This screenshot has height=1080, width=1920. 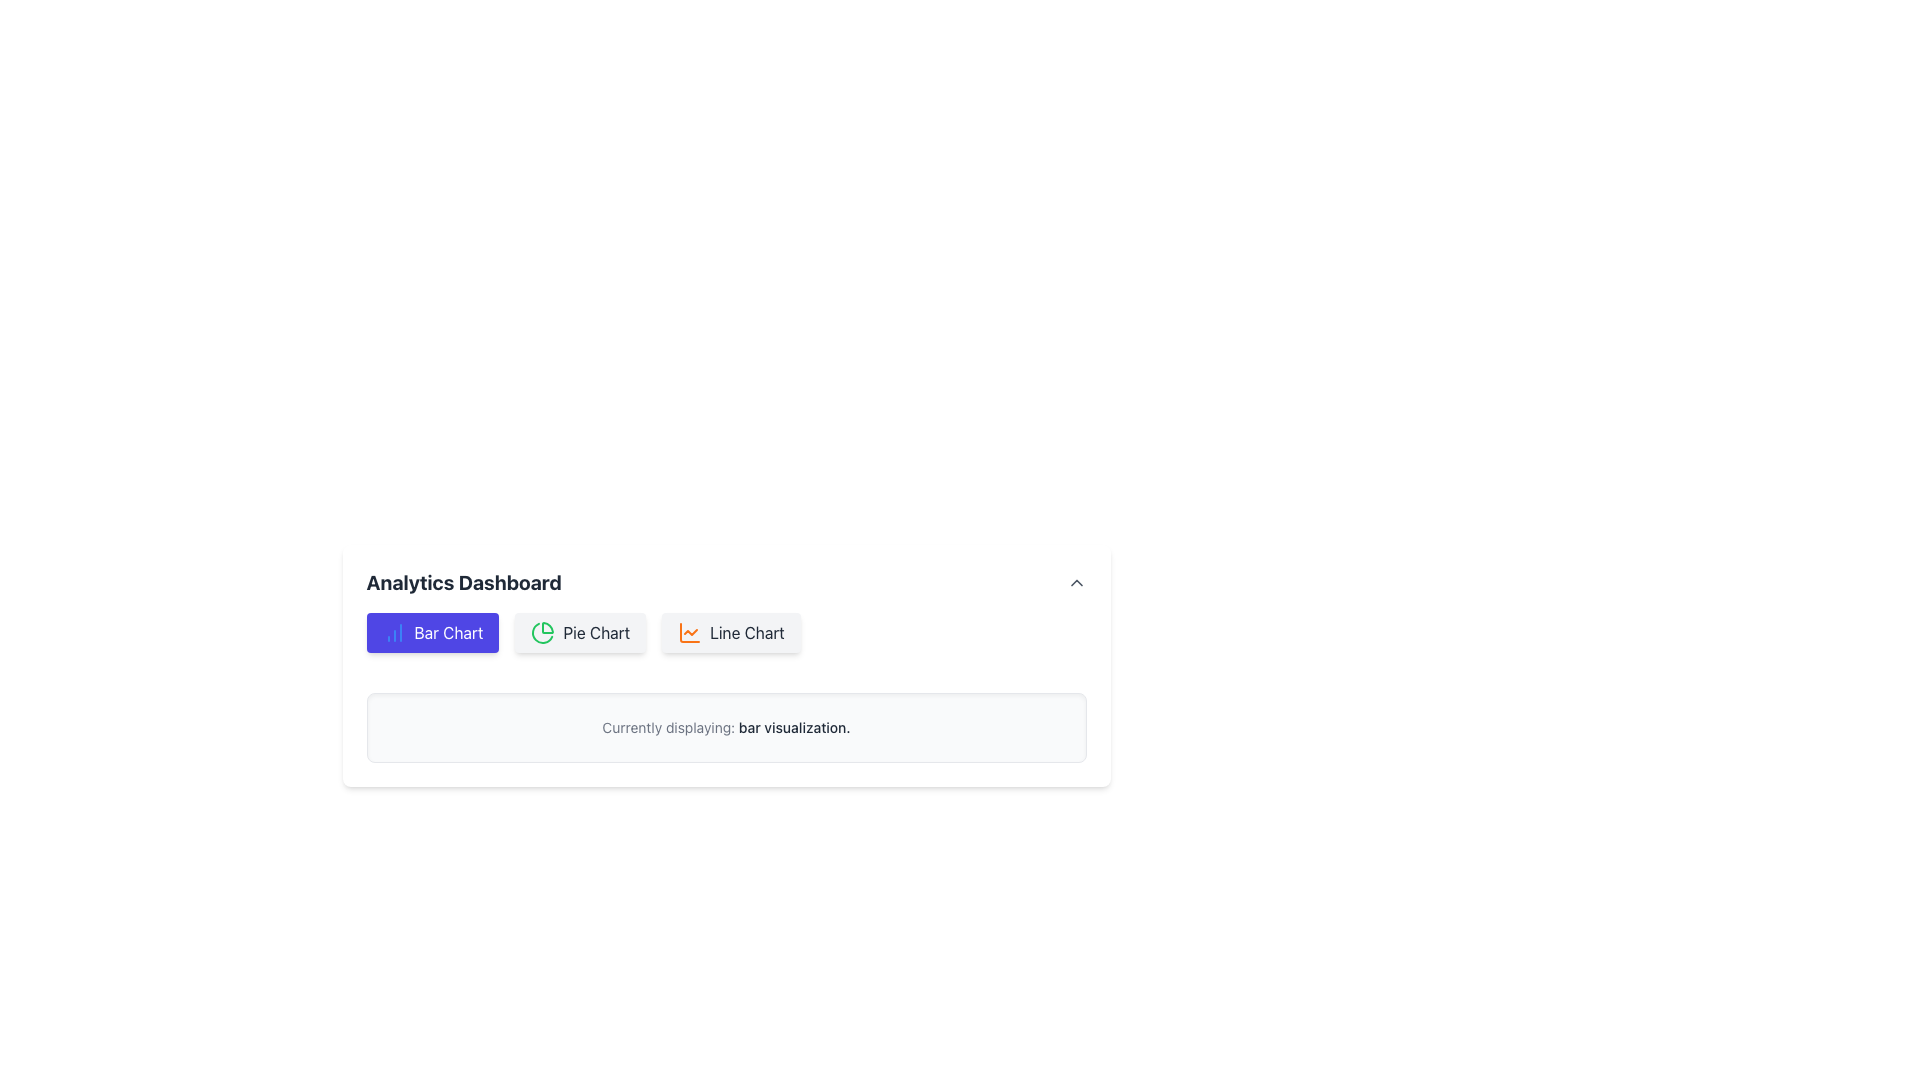 I want to click on the static text element reading 'bar visualization.' which is the concluding part of the sentence 'Currently displaying: bar visualization.', so click(x=793, y=727).